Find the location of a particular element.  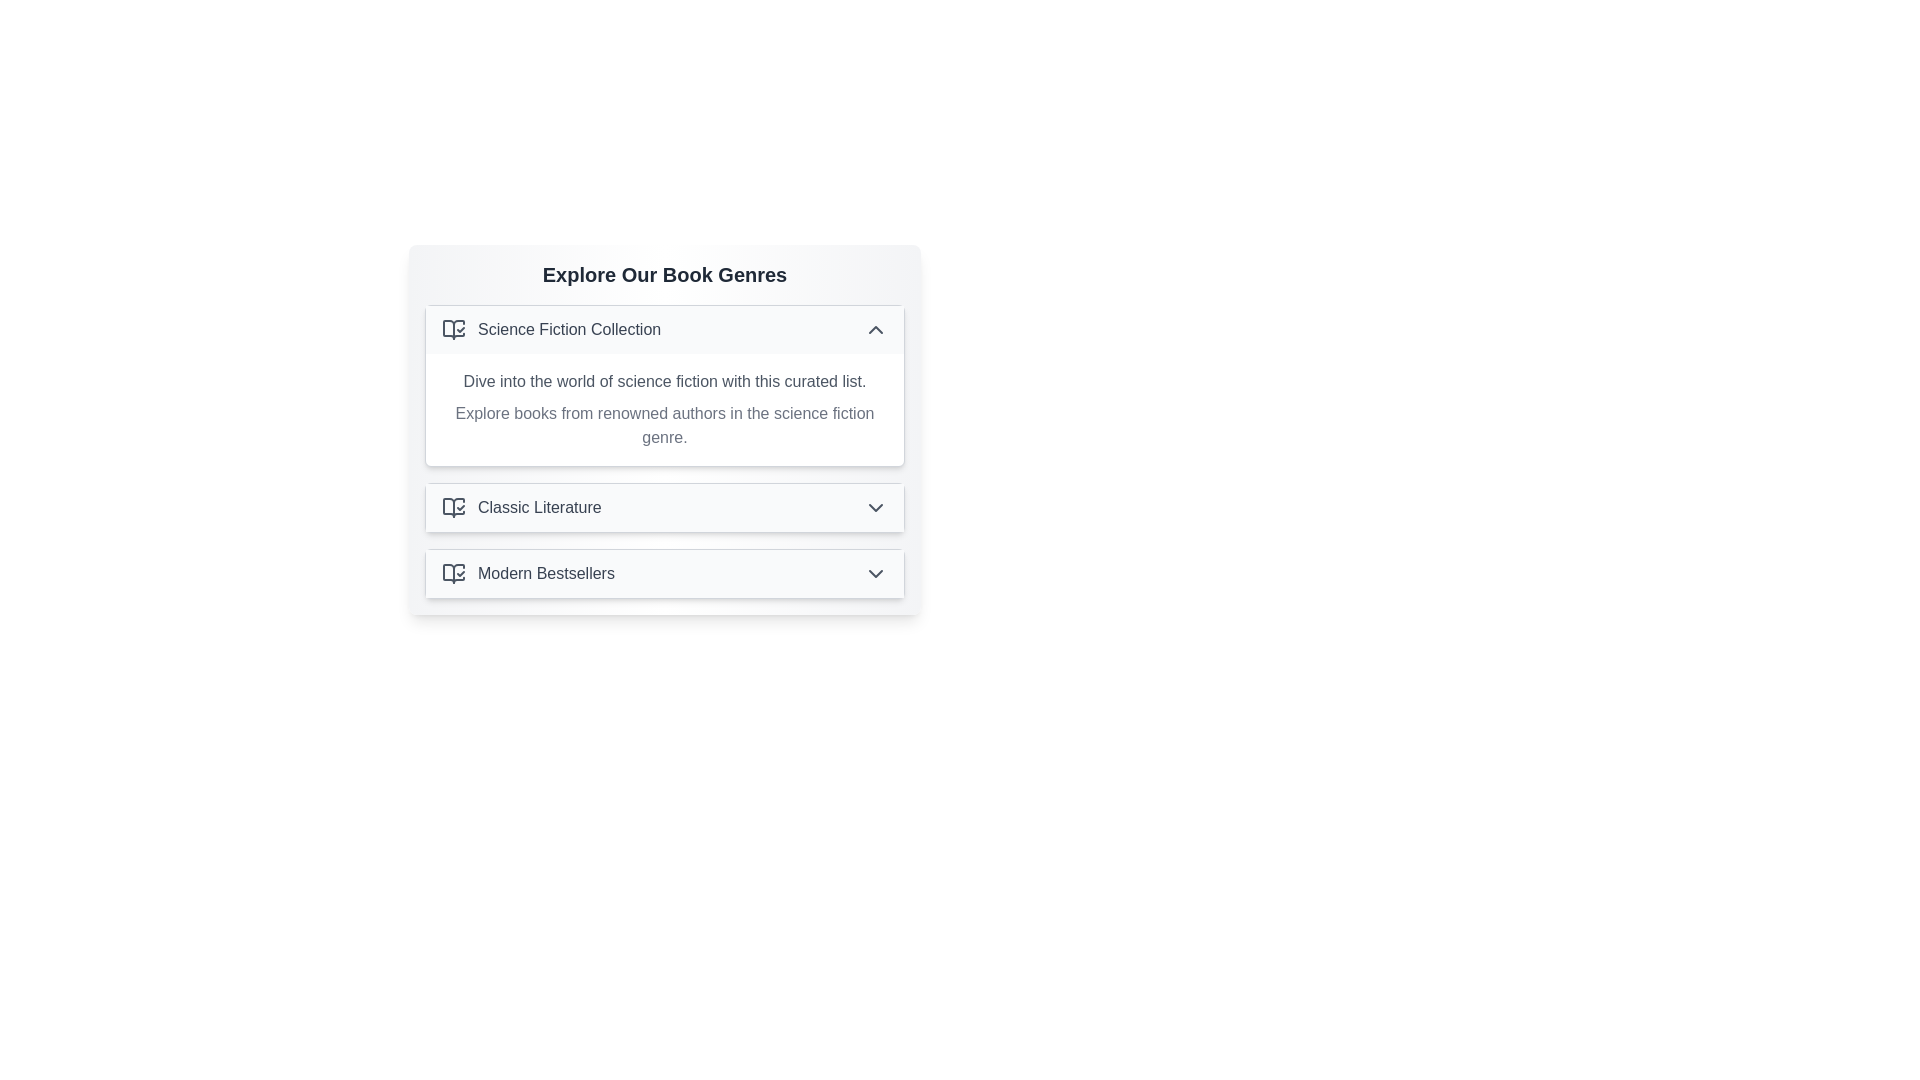

the 'Science Fiction Collection' element is located at coordinates (551, 329).